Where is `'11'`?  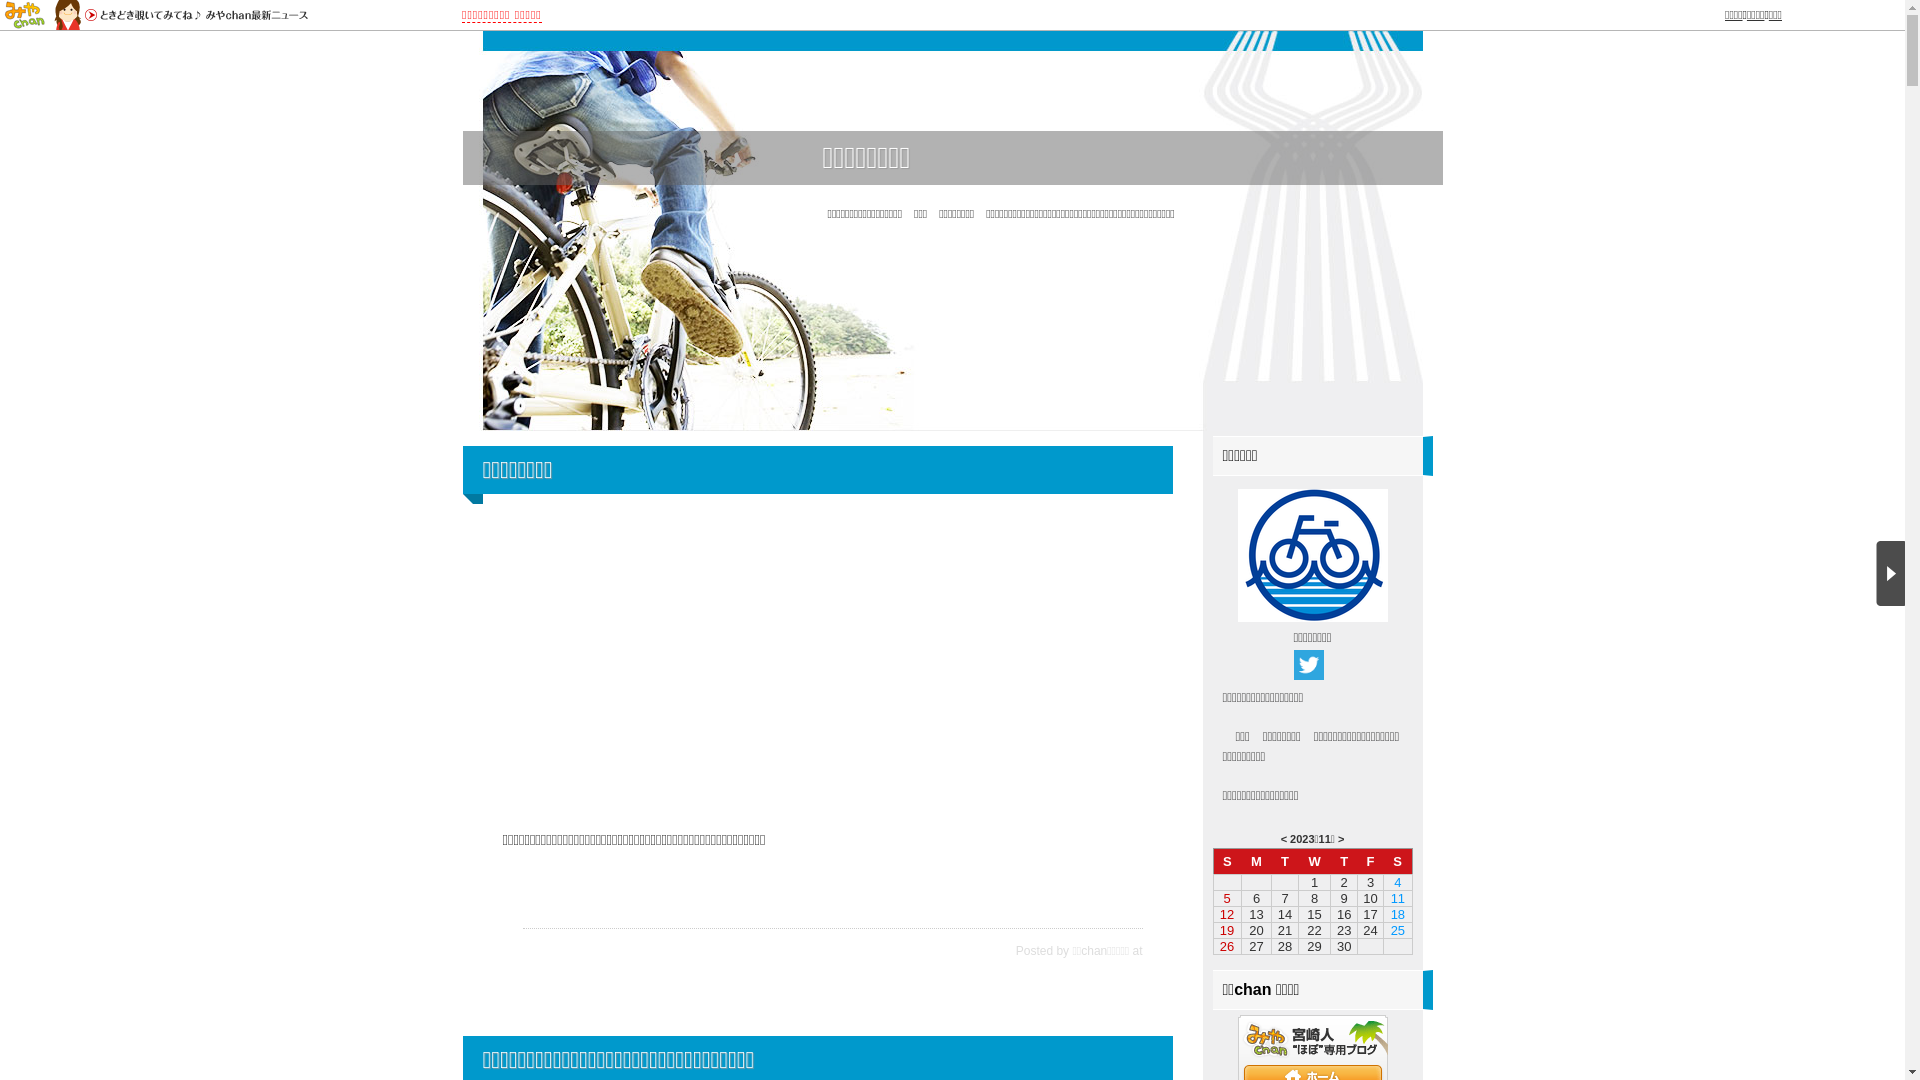
'11' is located at coordinates (1324, 839).